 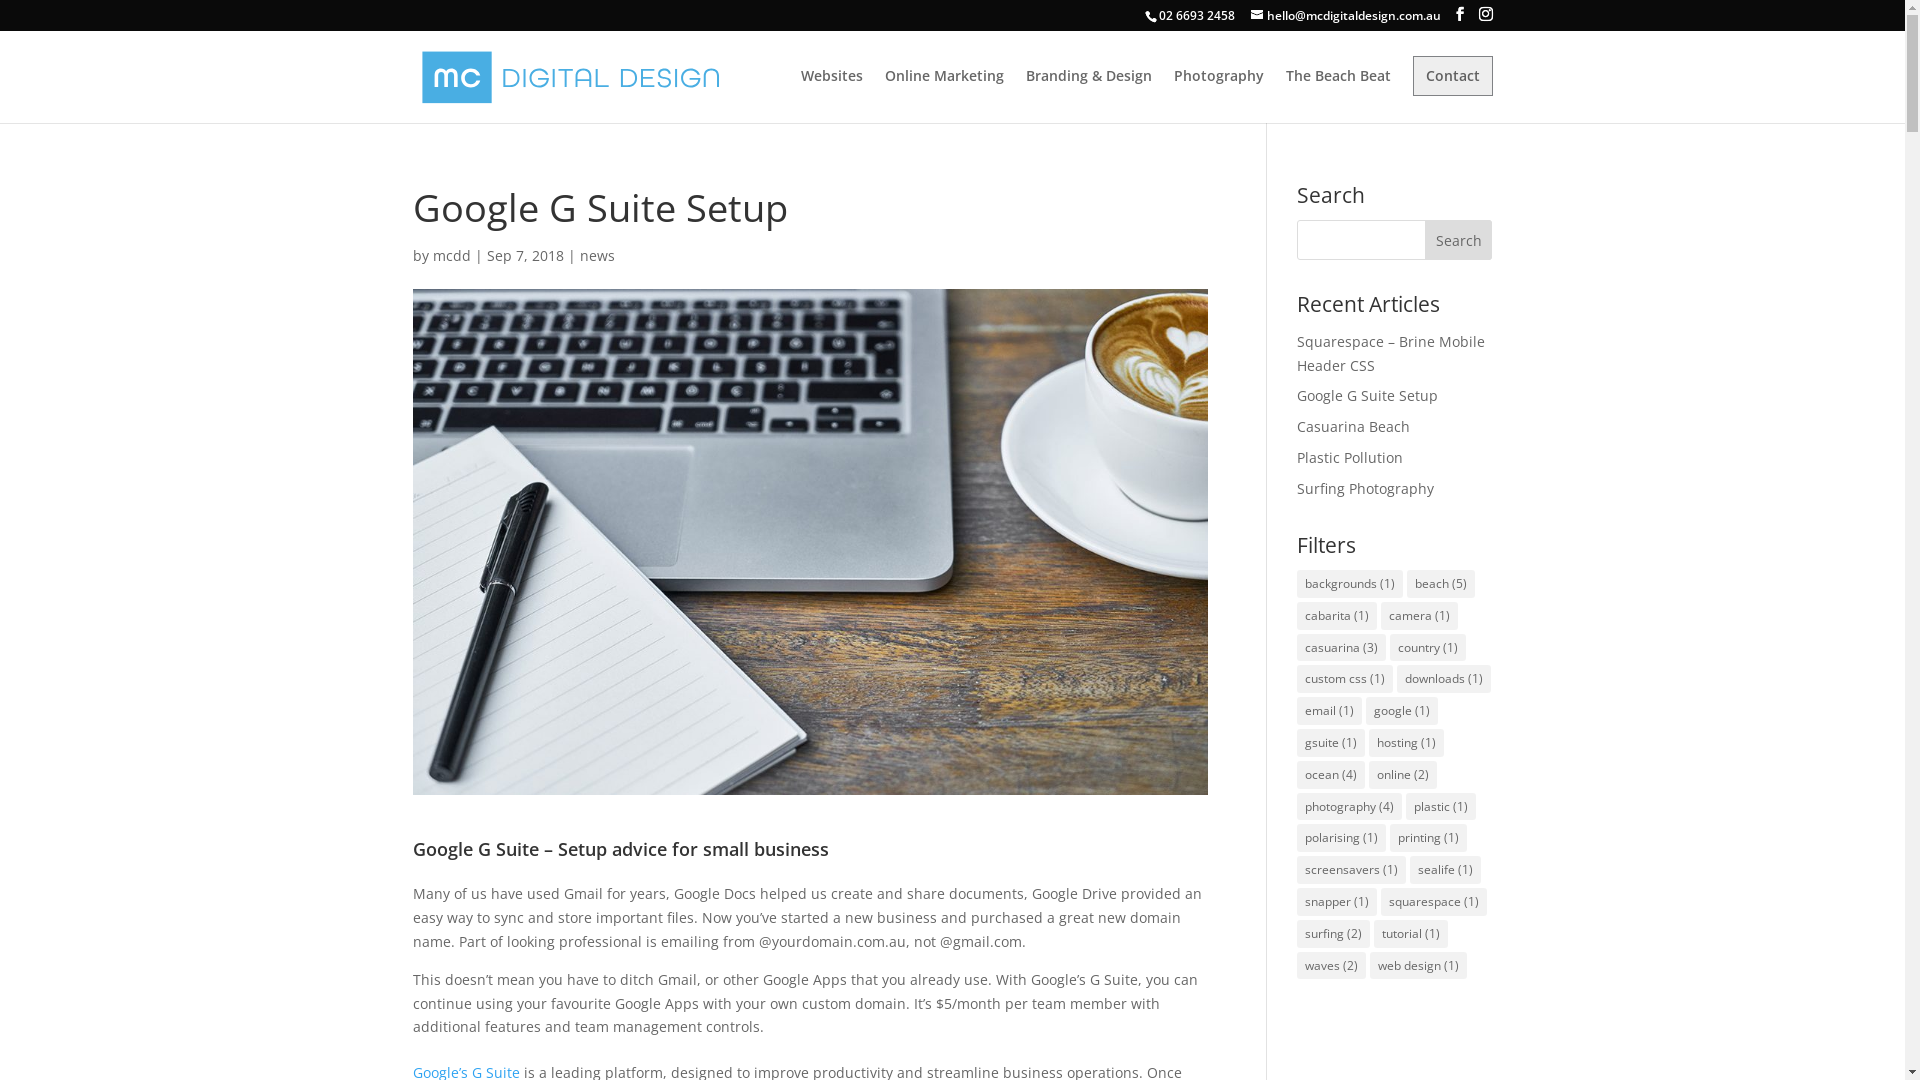 What do you see at coordinates (1341, 837) in the screenshot?
I see `'polarising (1)'` at bounding box center [1341, 837].